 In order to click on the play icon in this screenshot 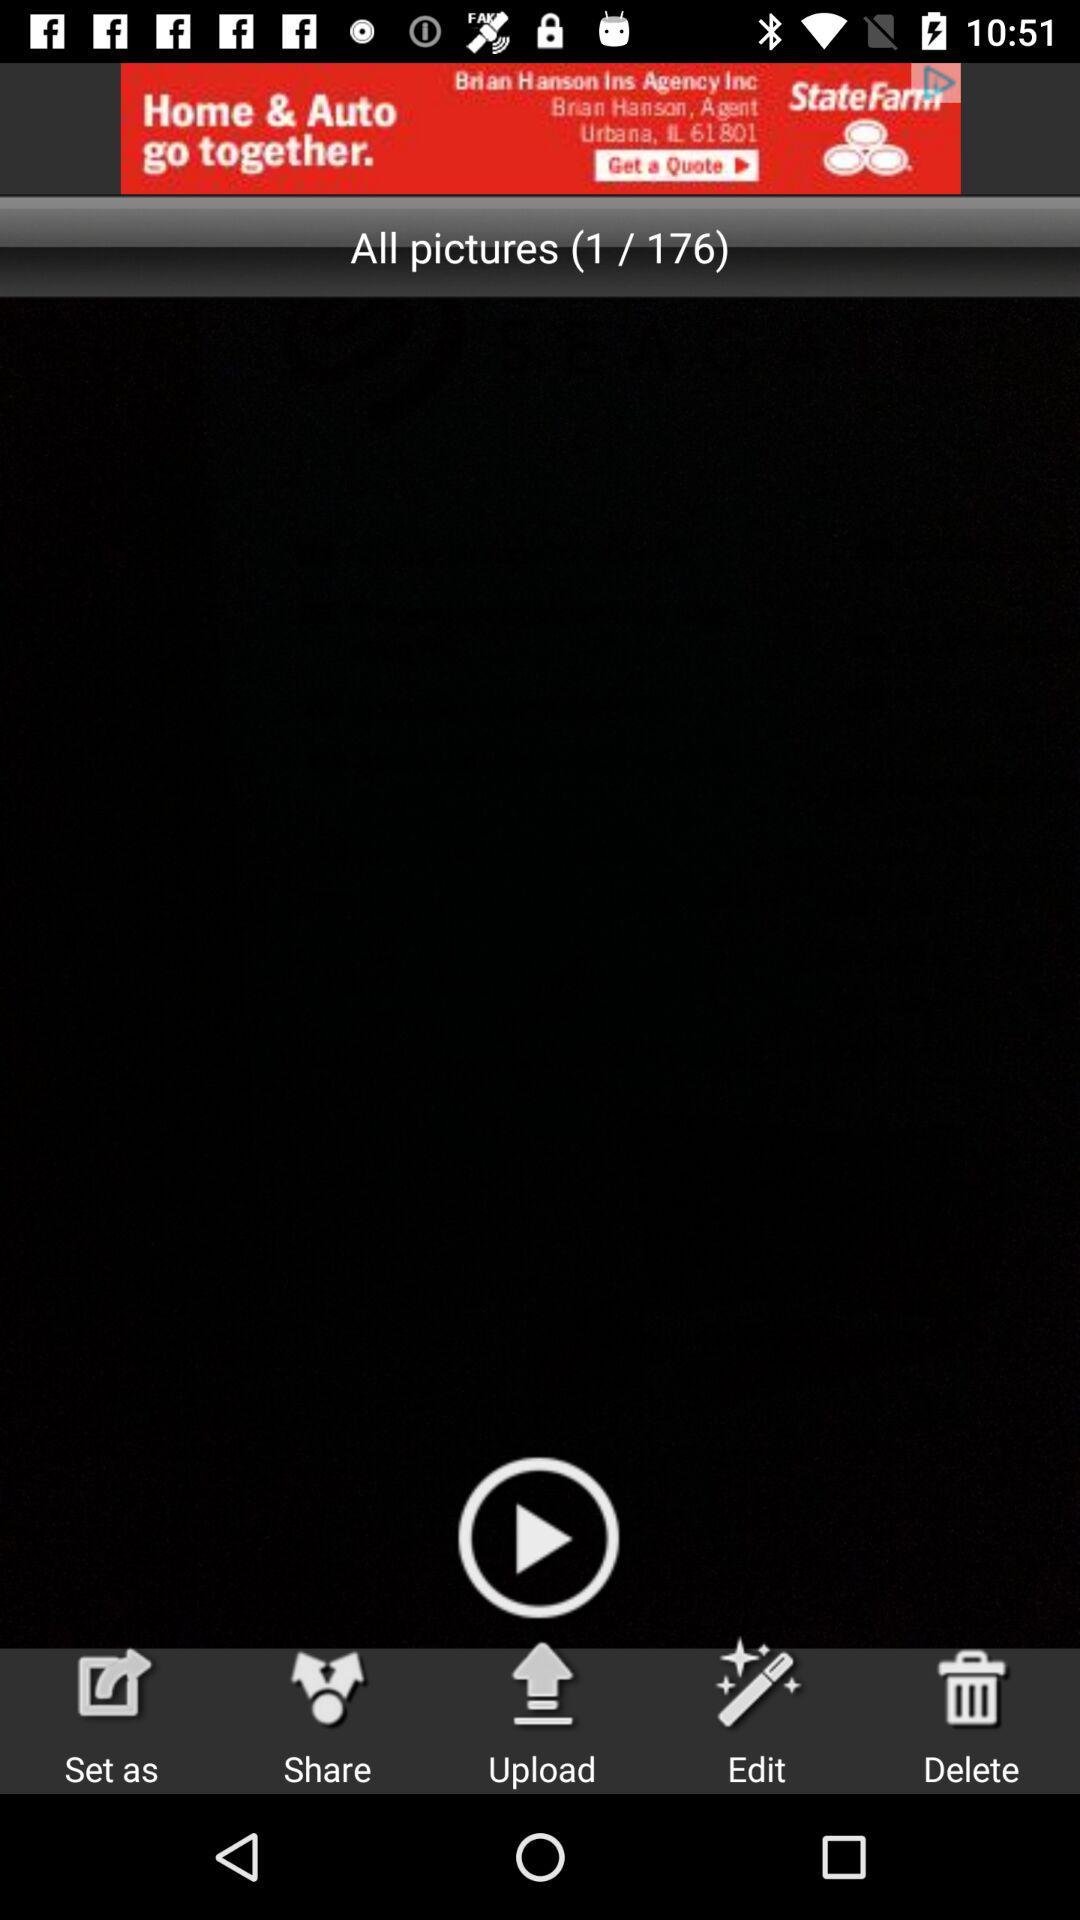, I will do `click(540, 1538)`.